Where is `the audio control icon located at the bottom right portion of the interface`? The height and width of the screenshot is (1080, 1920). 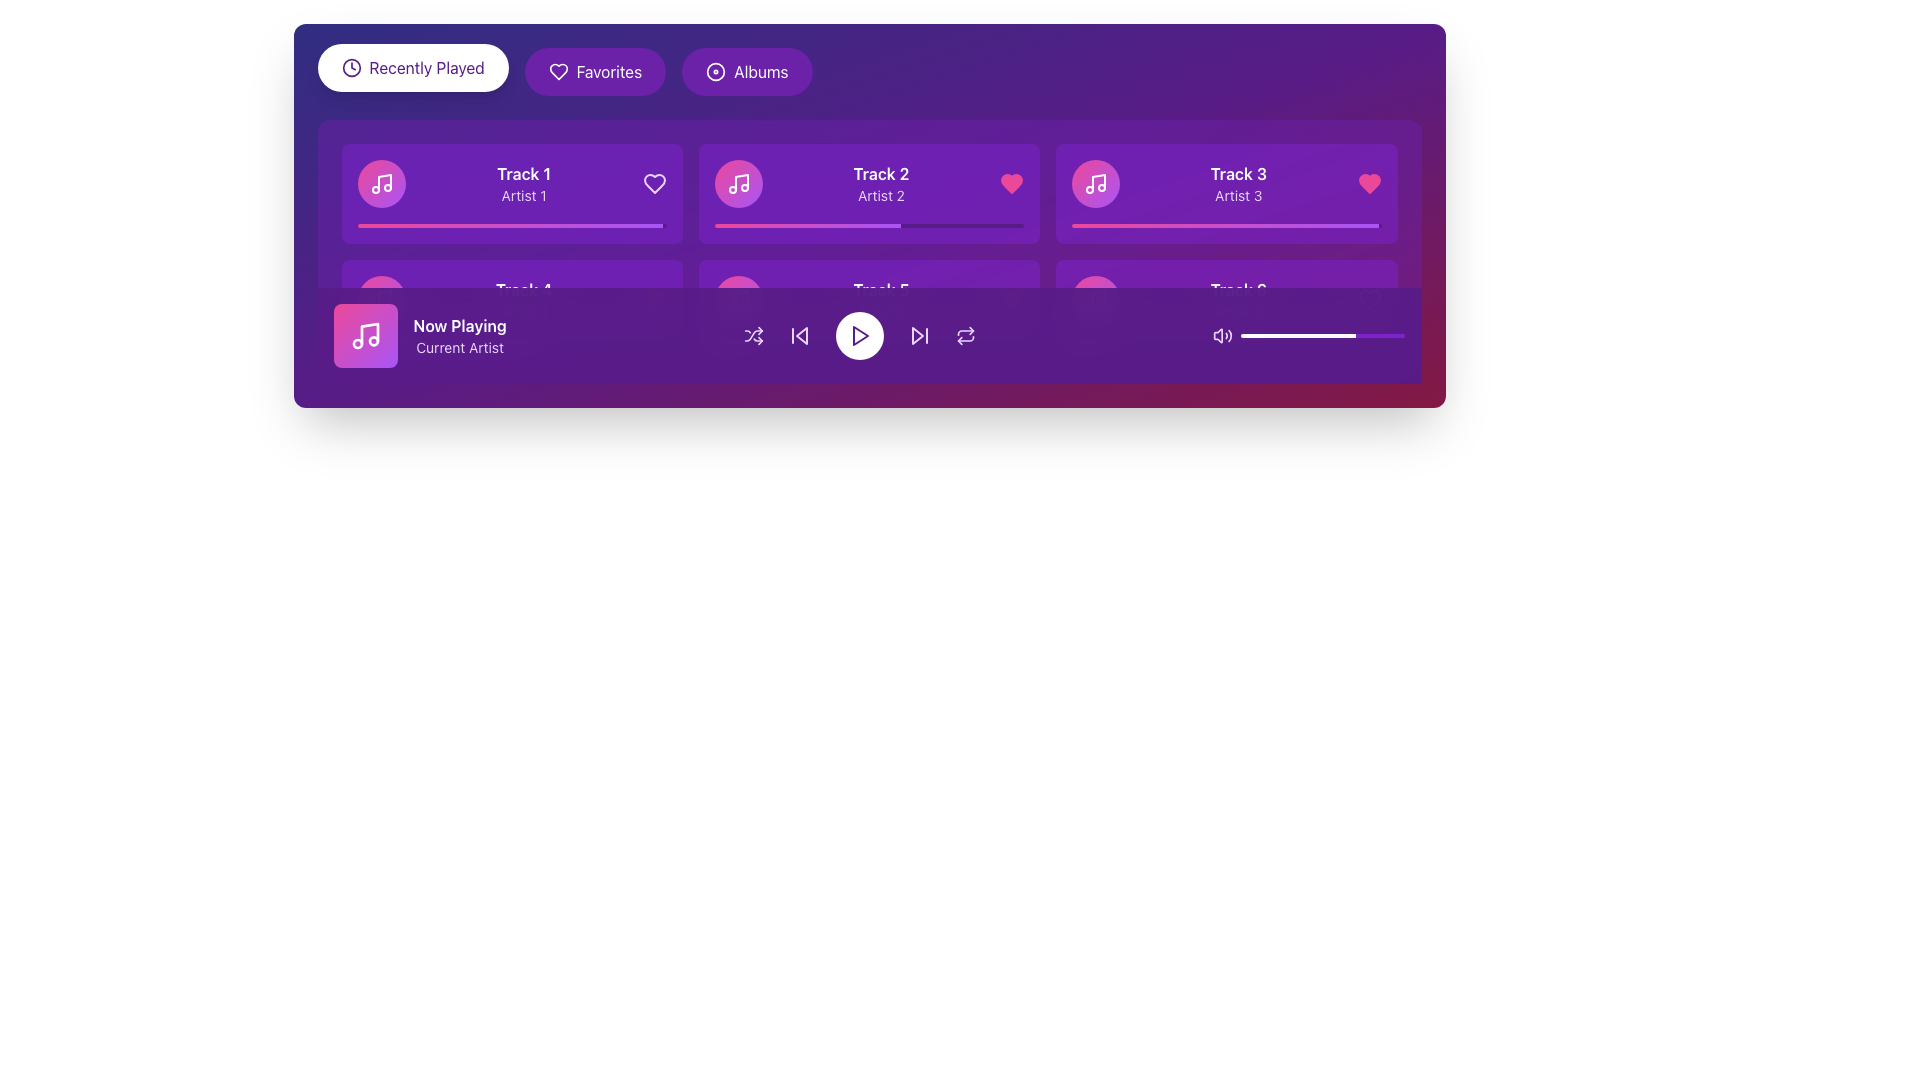 the audio control icon located at the bottom right portion of the interface is located at coordinates (1222, 334).